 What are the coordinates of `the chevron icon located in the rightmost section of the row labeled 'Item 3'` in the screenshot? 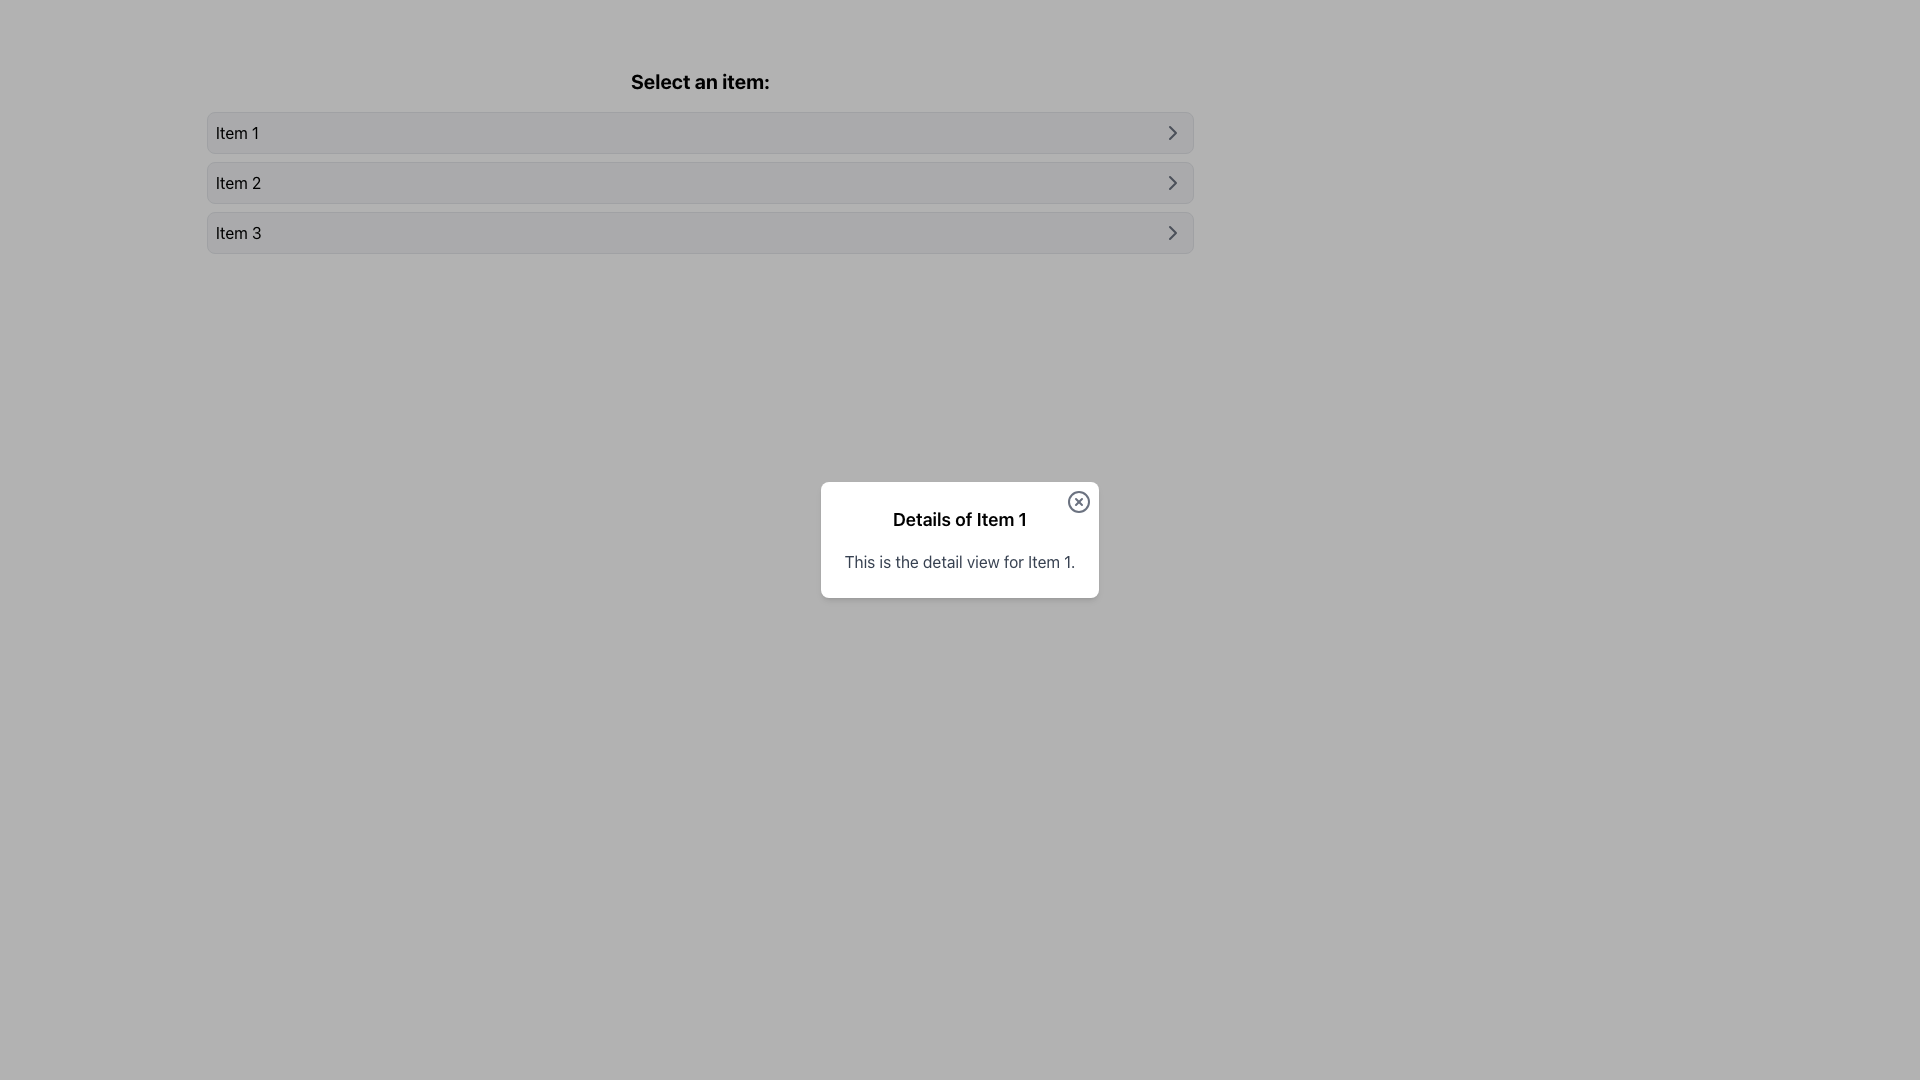 It's located at (1172, 231).